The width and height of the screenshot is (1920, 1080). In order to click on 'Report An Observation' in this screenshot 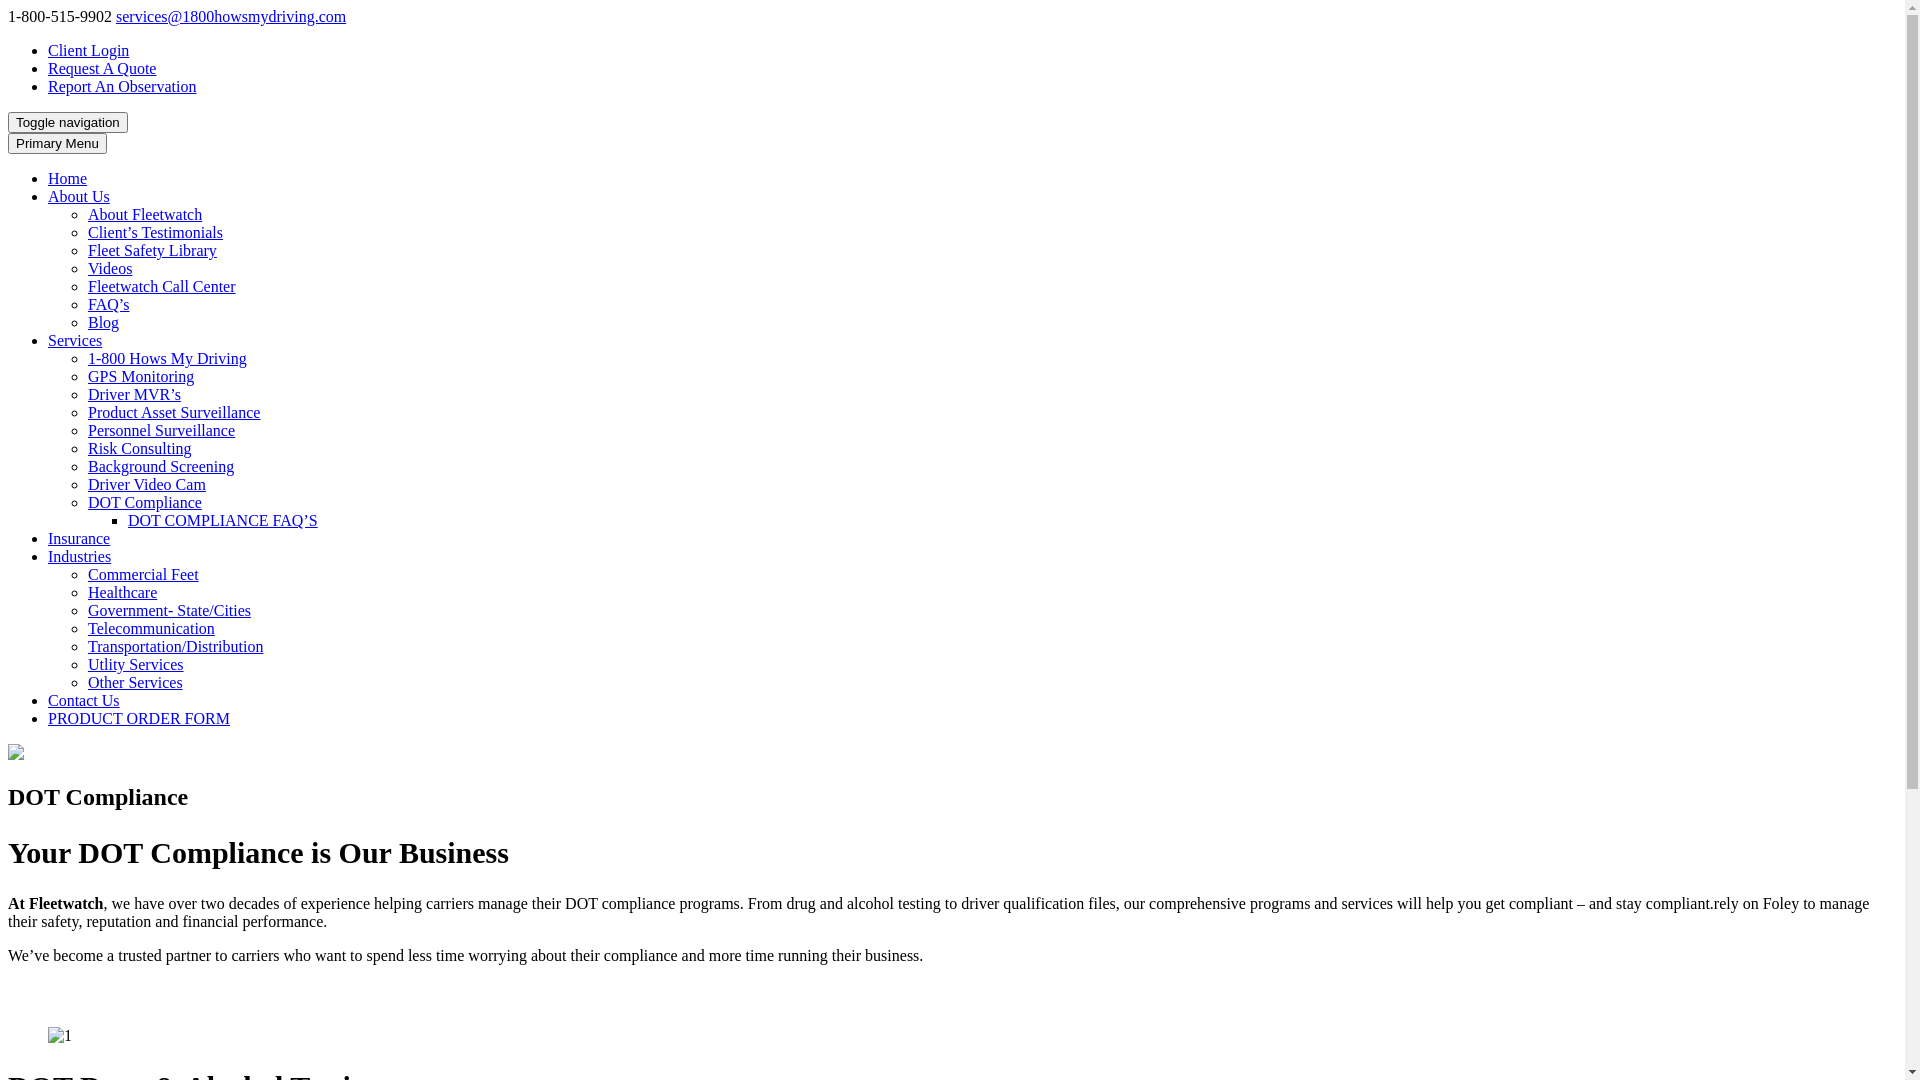, I will do `click(120, 85)`.